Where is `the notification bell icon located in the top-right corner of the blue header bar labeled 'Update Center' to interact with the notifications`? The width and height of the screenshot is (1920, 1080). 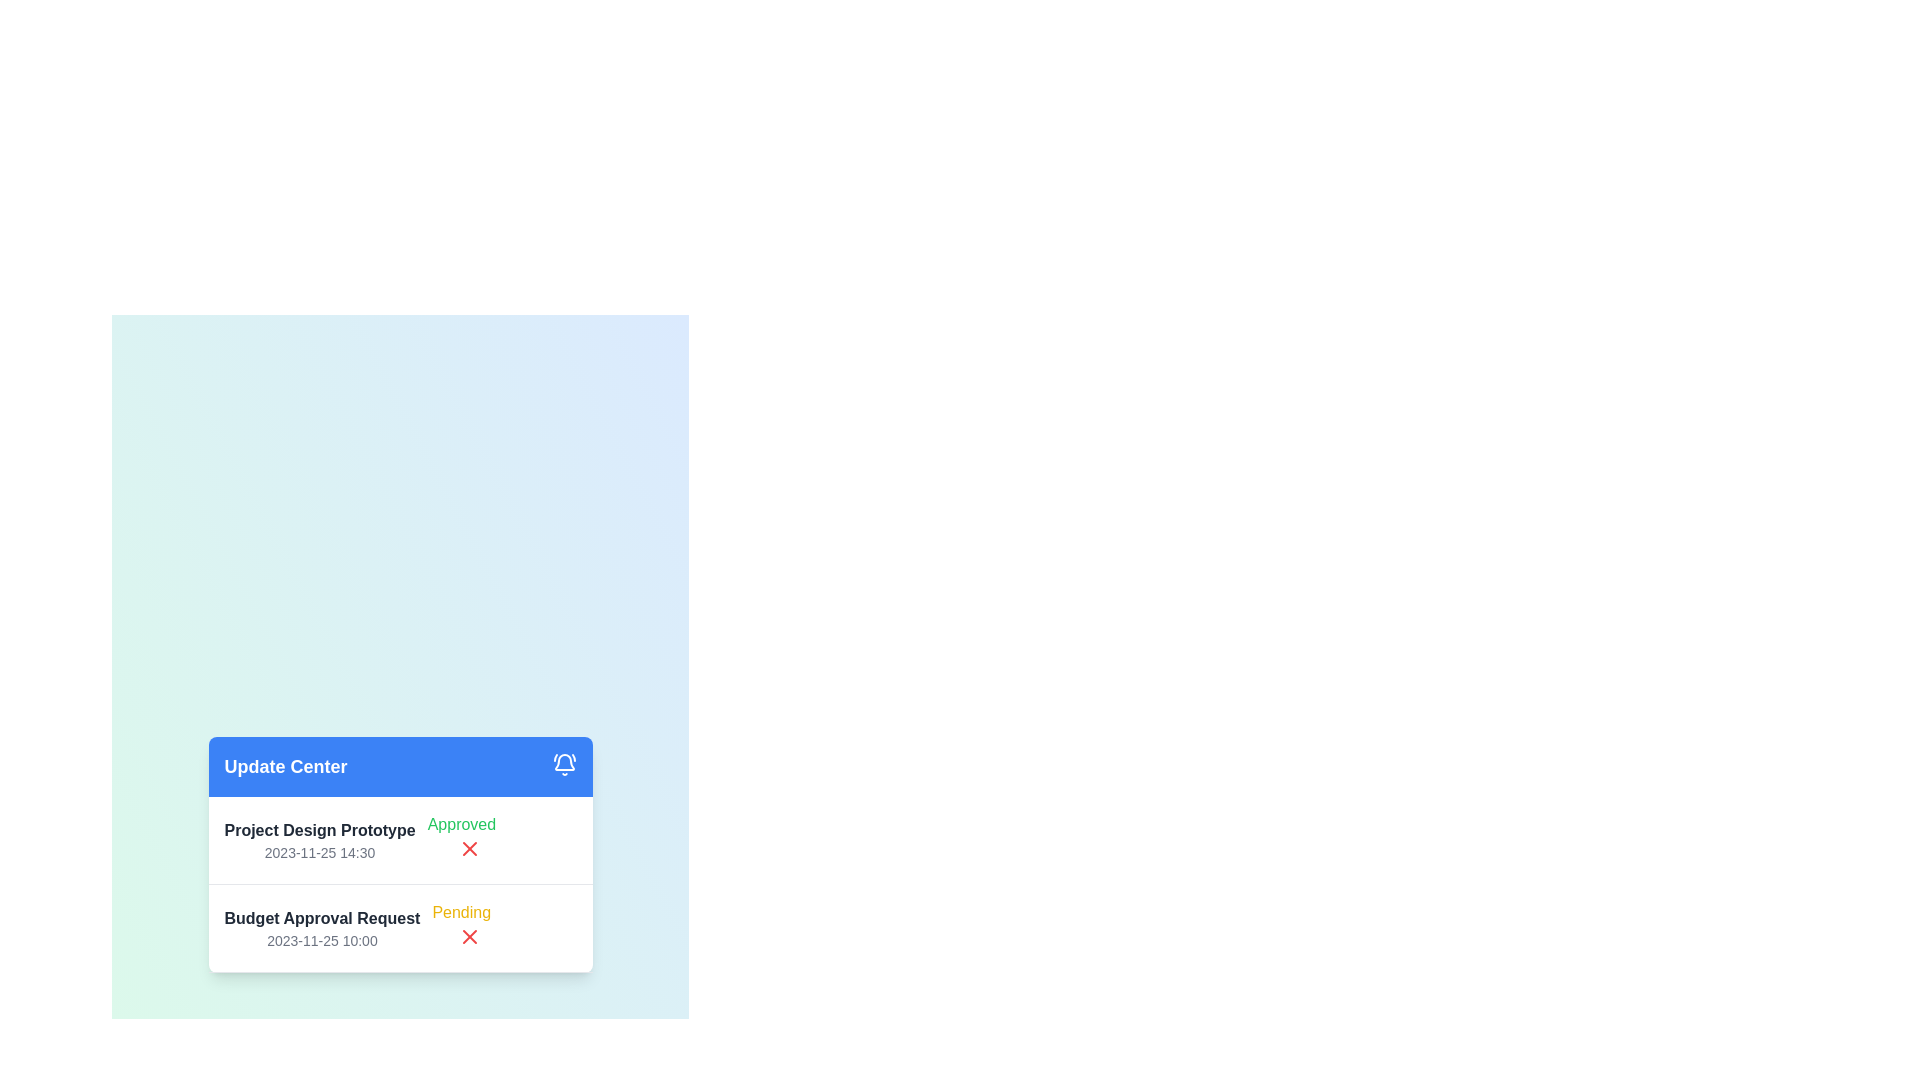
the notification bell icon located in the top-right corner of the blue header bar labeled 'Update Center' to interact with the notifications is located at coordinates (563, 762).